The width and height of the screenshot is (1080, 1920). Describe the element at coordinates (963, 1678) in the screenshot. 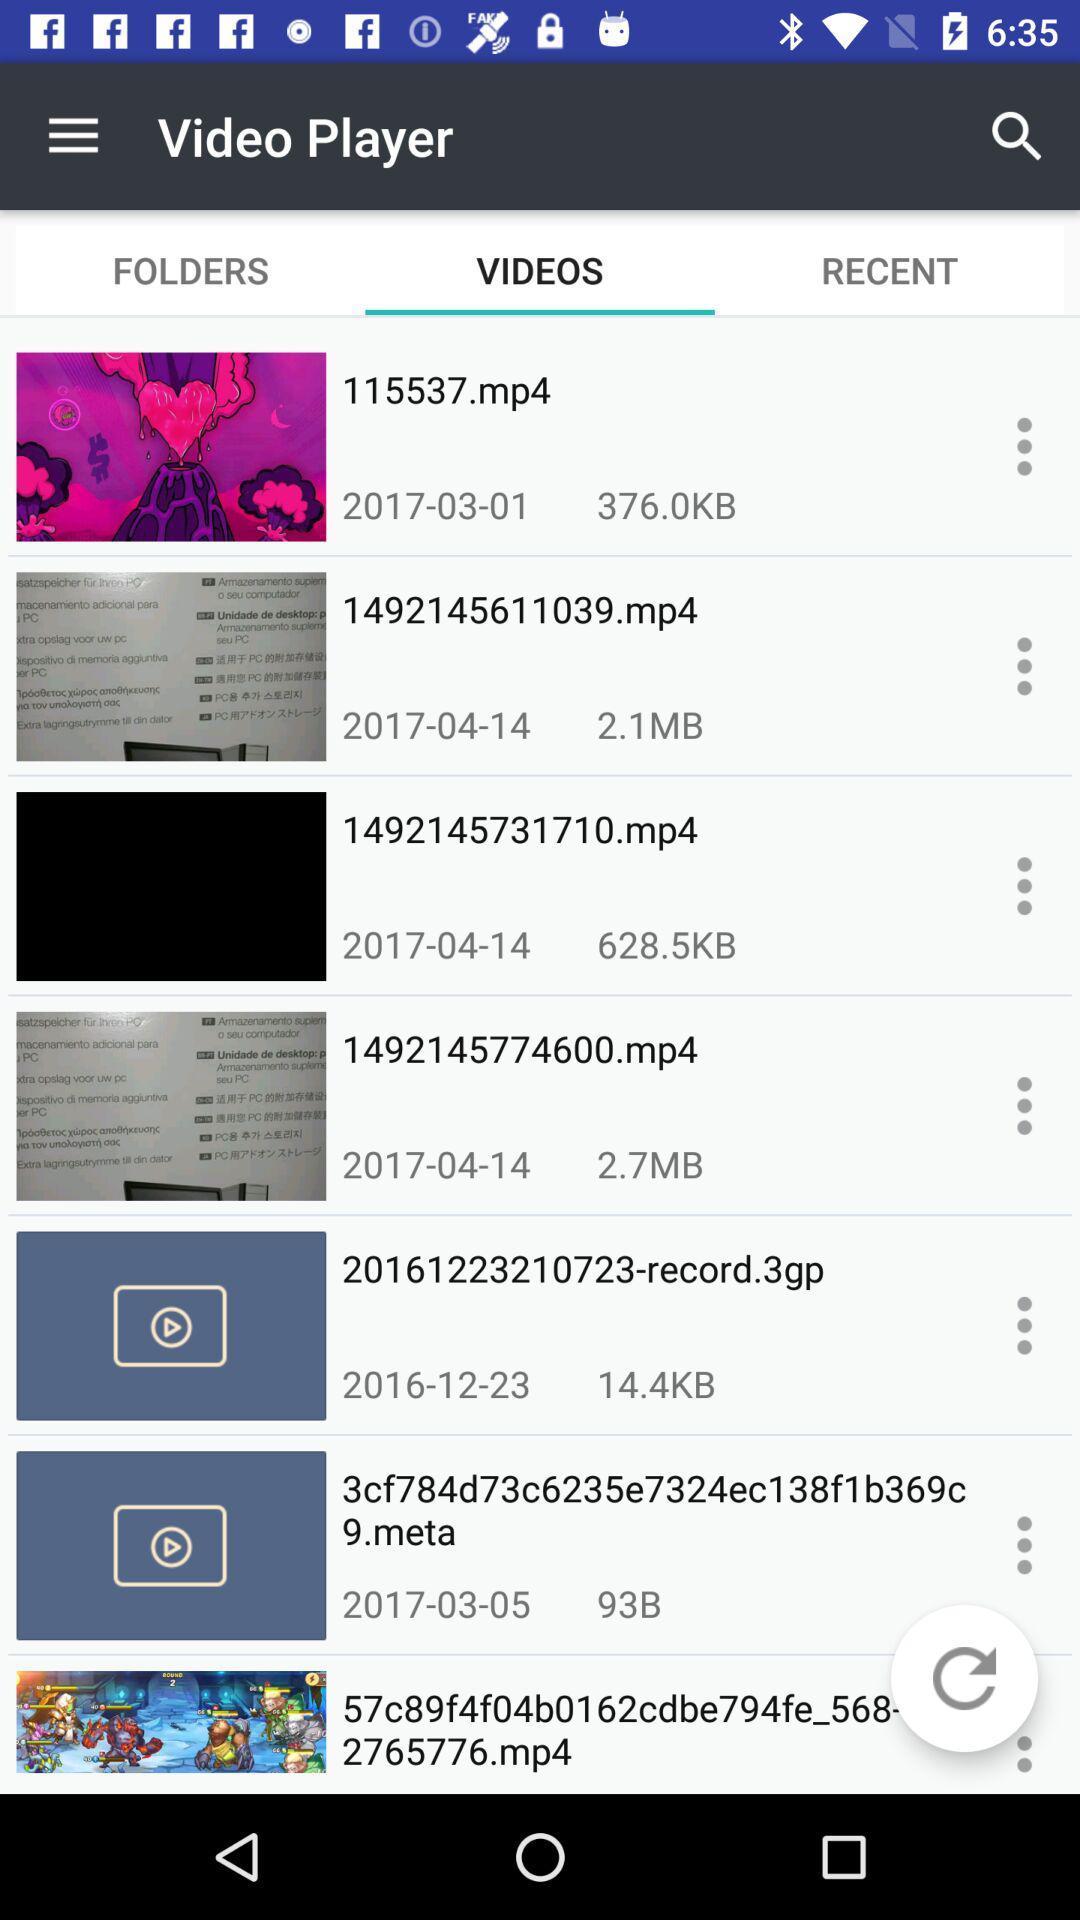

I see `refresh current page` at that location.